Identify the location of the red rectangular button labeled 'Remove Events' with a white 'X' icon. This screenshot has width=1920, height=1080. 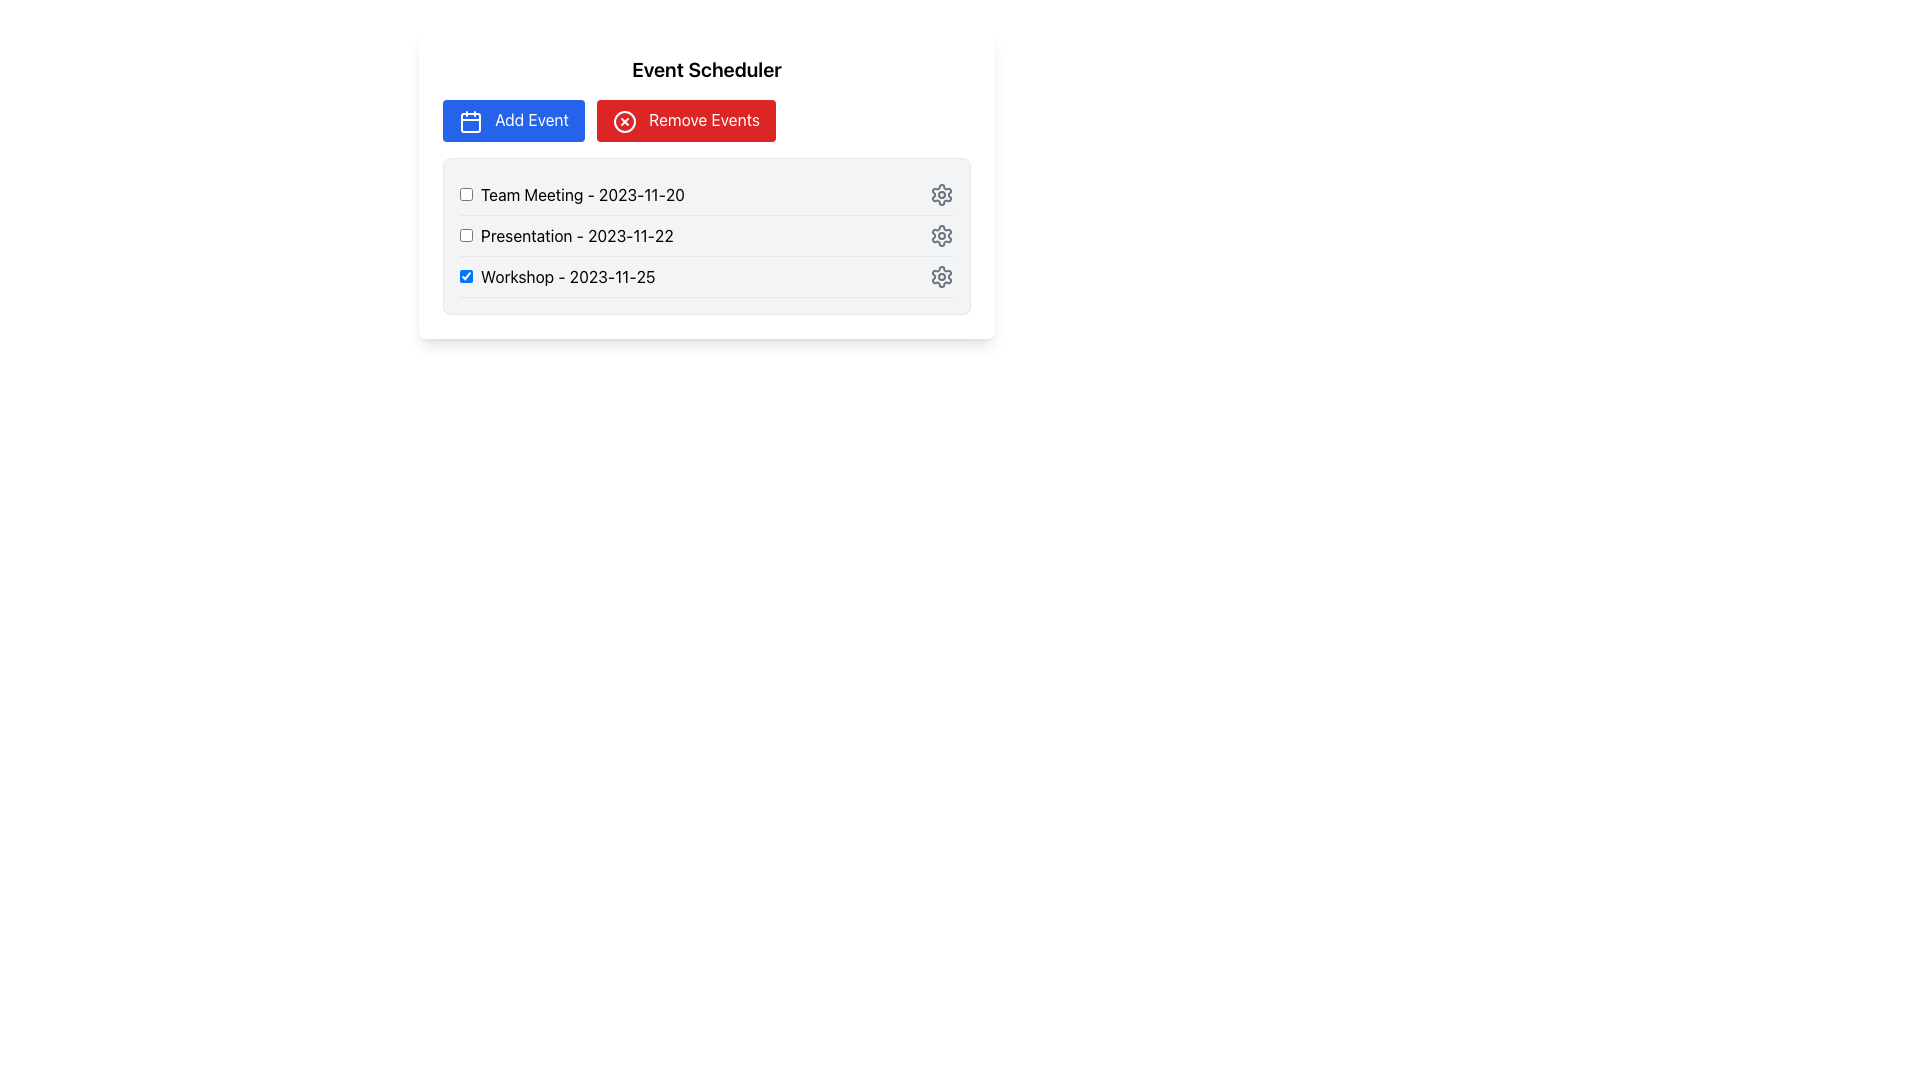
(686, 120).